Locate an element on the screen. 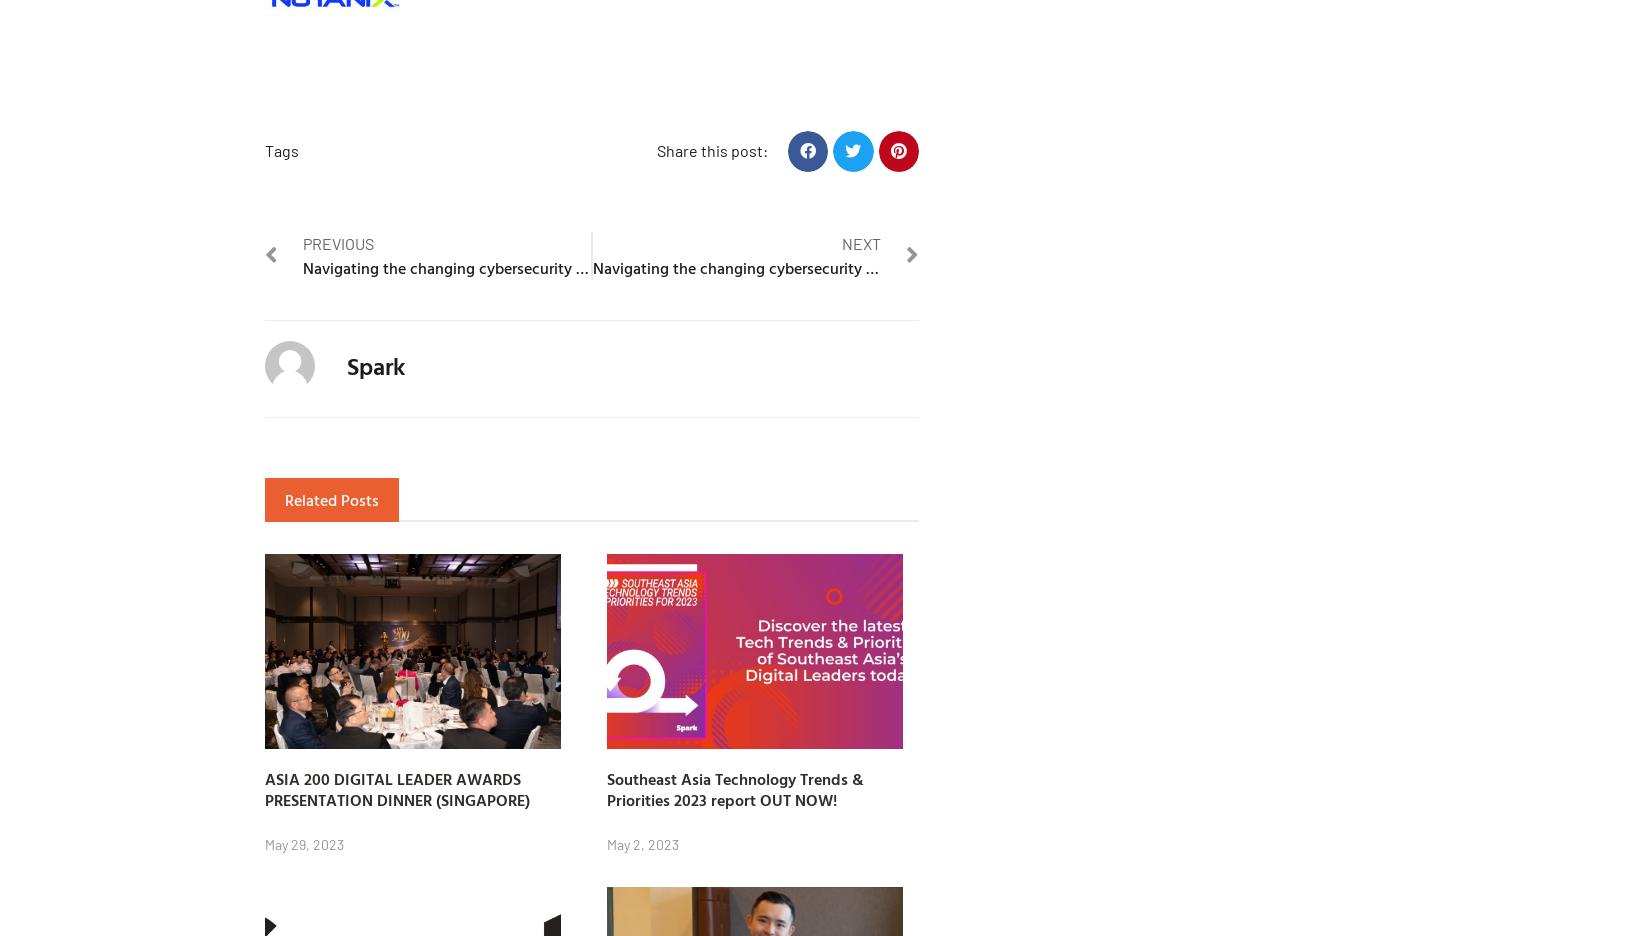 This screenshot has width=1650, height=936. 'Navigating the changing cybersecurity threat landscape : Perspectives from IT leaders in Hong Kong' is located at coordinates (939, 266).